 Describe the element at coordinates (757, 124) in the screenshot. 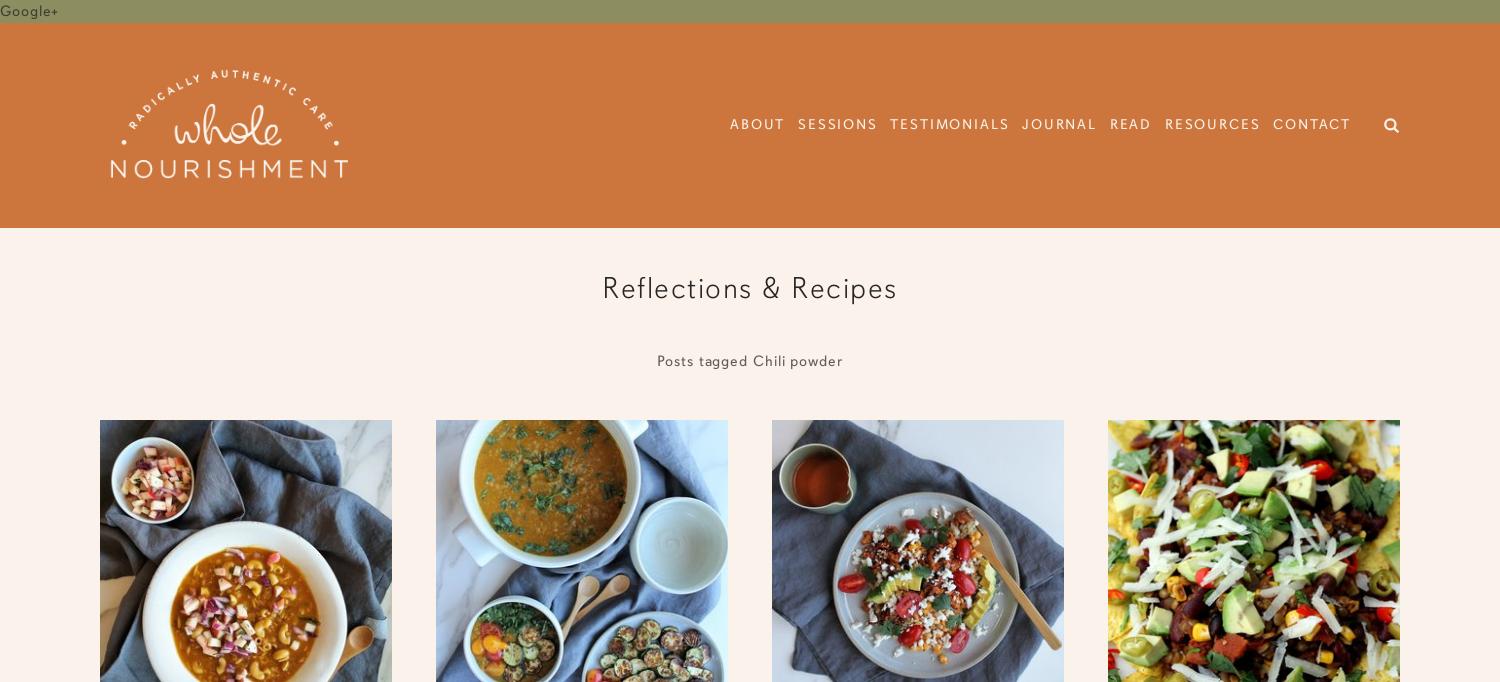

I see `'About'` at that location.